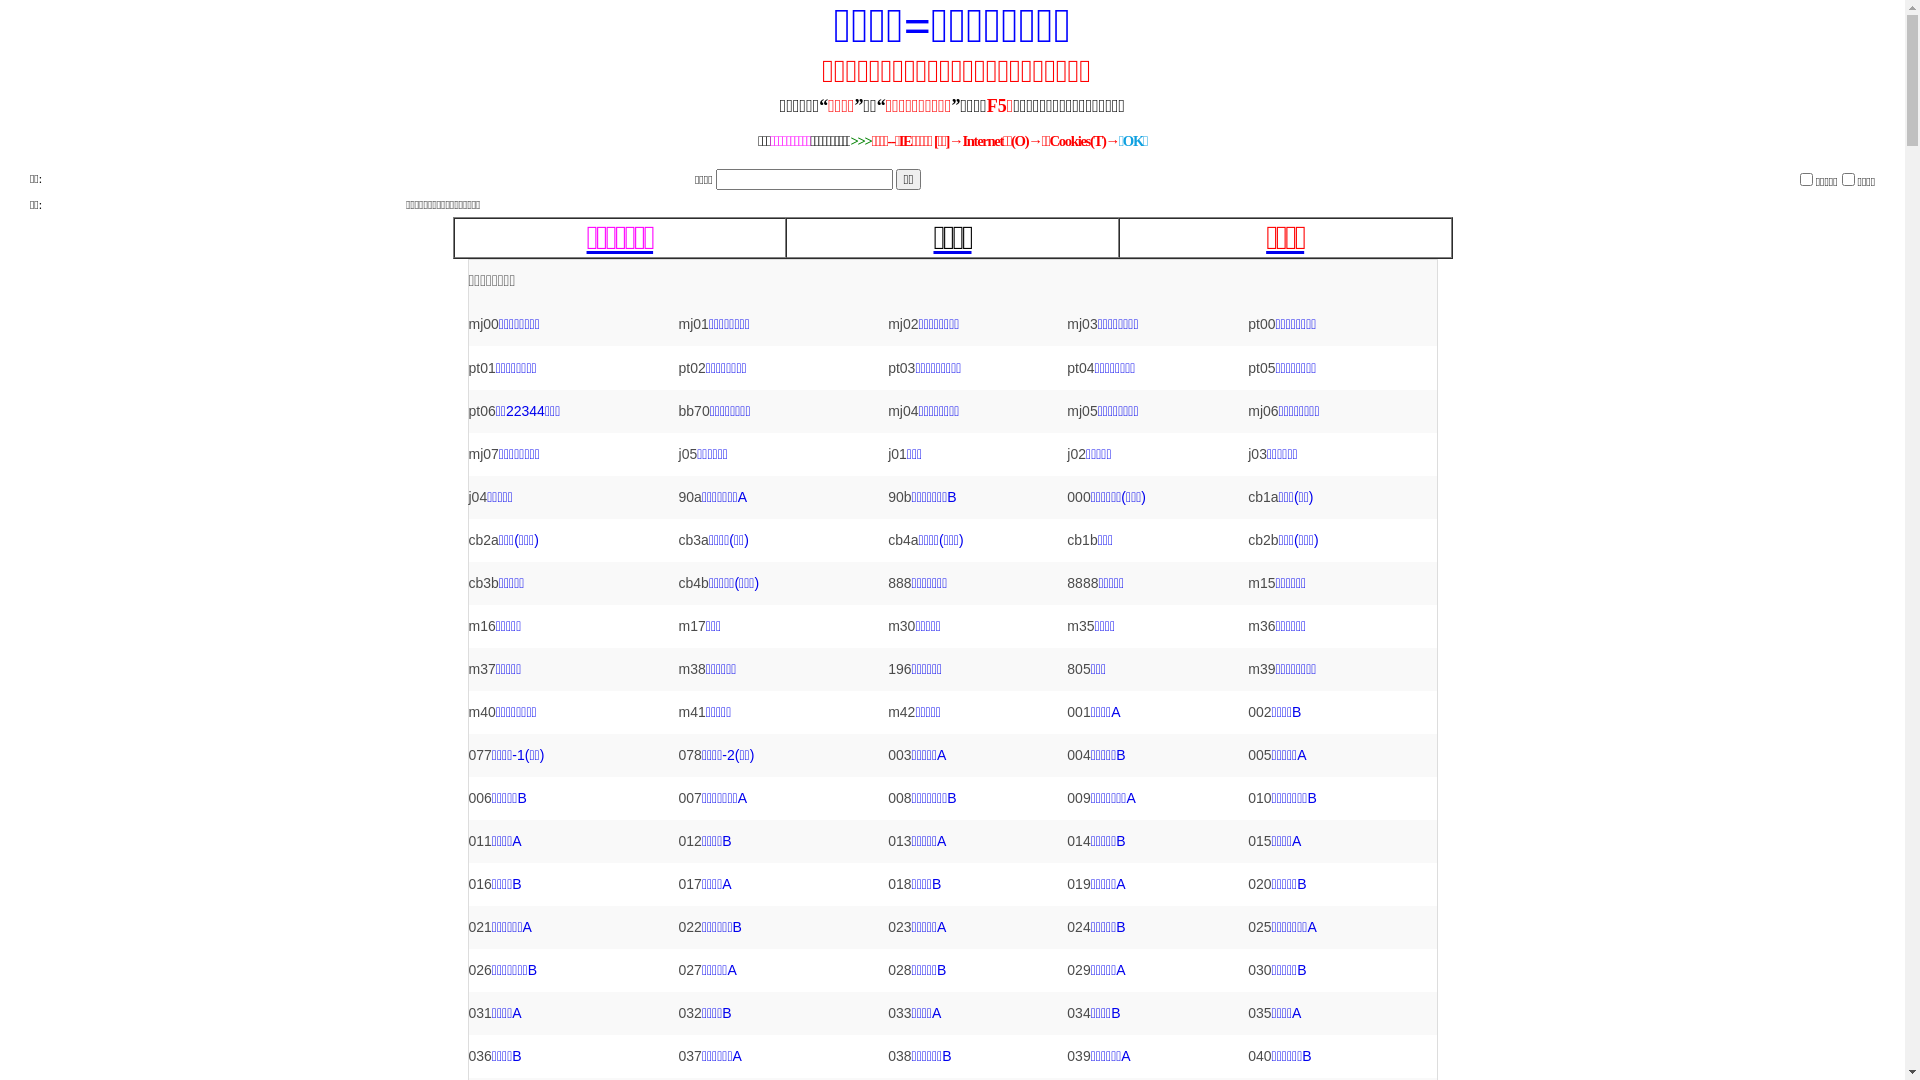  Describe the element at coordinates (1065, 1055) in the screenshot. I see `'039'` at that location.